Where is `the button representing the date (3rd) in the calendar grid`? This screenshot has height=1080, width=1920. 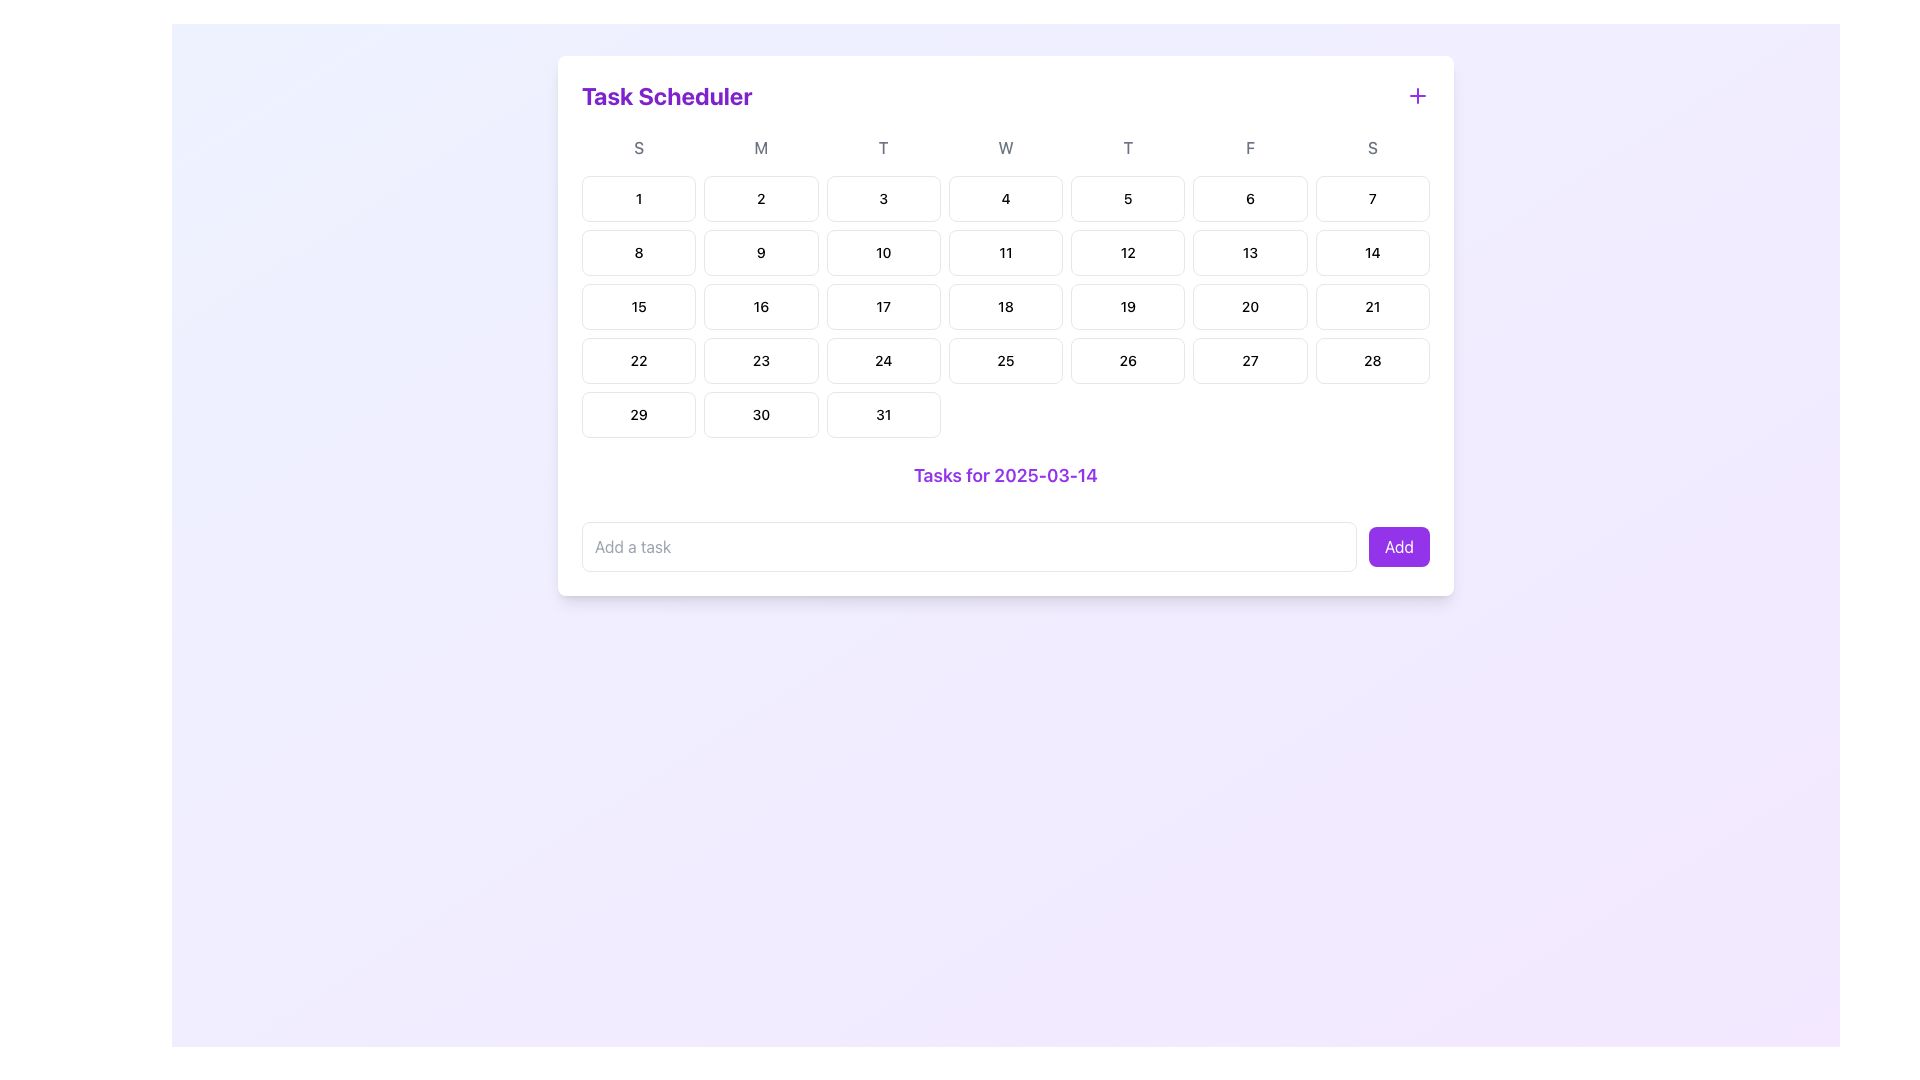 the button representing the date (3rd) in the calendar grid is located at coordinates (882, 199).